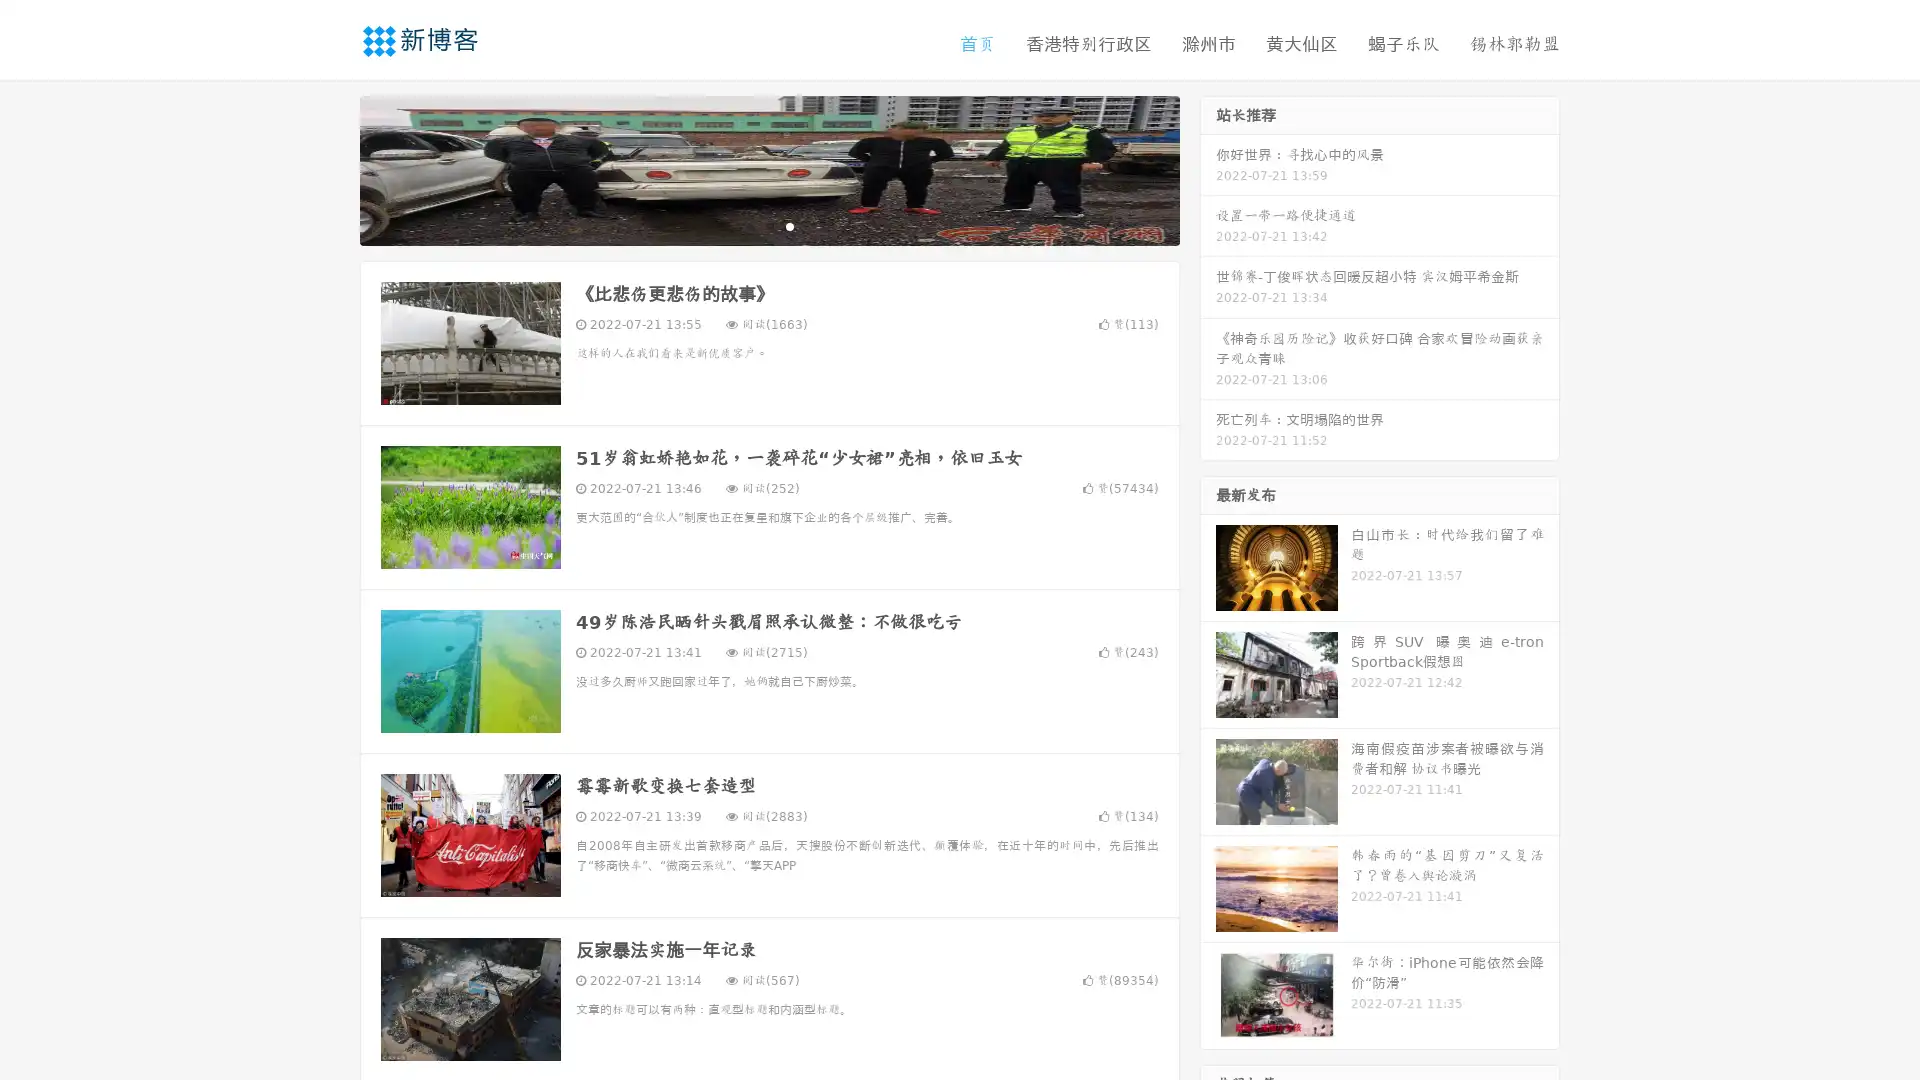 Image resolution: width=1920 pixels, height=1080 pixels. What do you see at coordinates (330, 168) in the screenshot?
I see `Previous slide` at bounding box center [330, 168].